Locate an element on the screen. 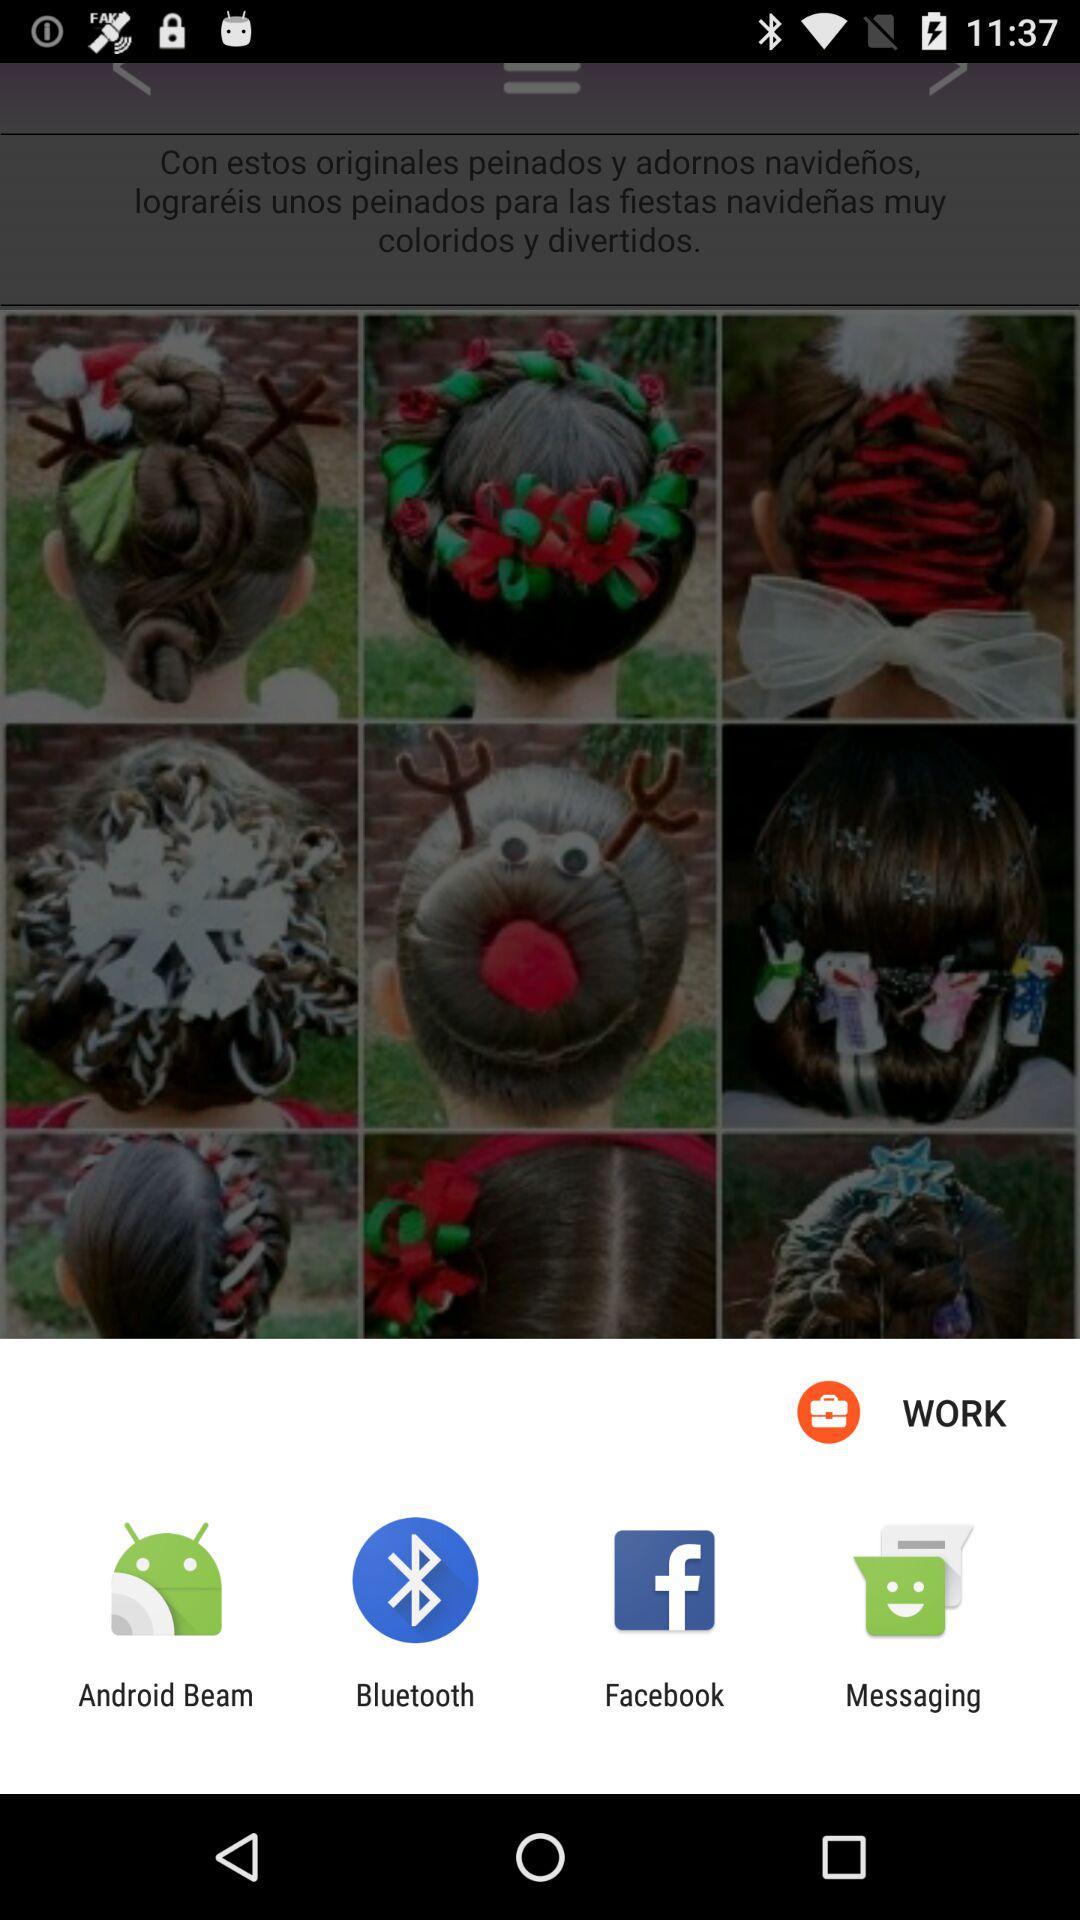 Image resolution: width=1080 pixels, height=1920 pixels. the app to the right of android beam icon is located at coordinates (414, 1711).